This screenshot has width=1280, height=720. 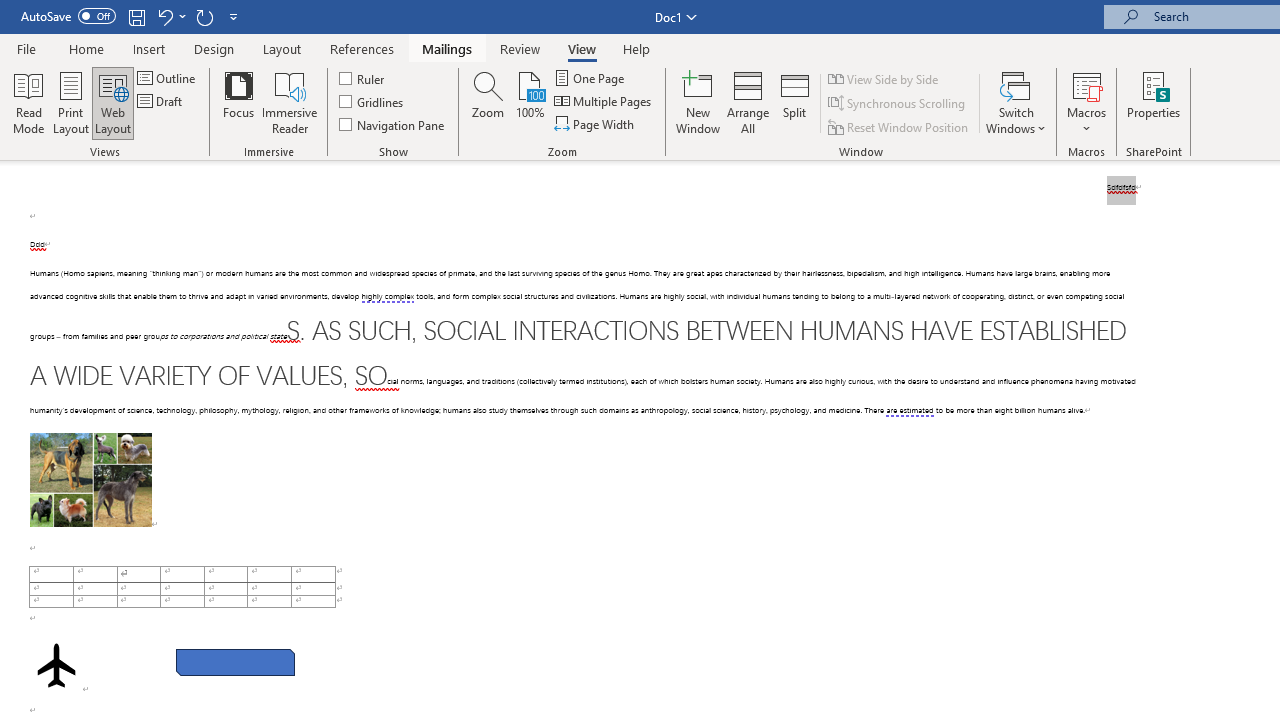 I want to click on 'Navigation Pane', so click(x=392, y=124).